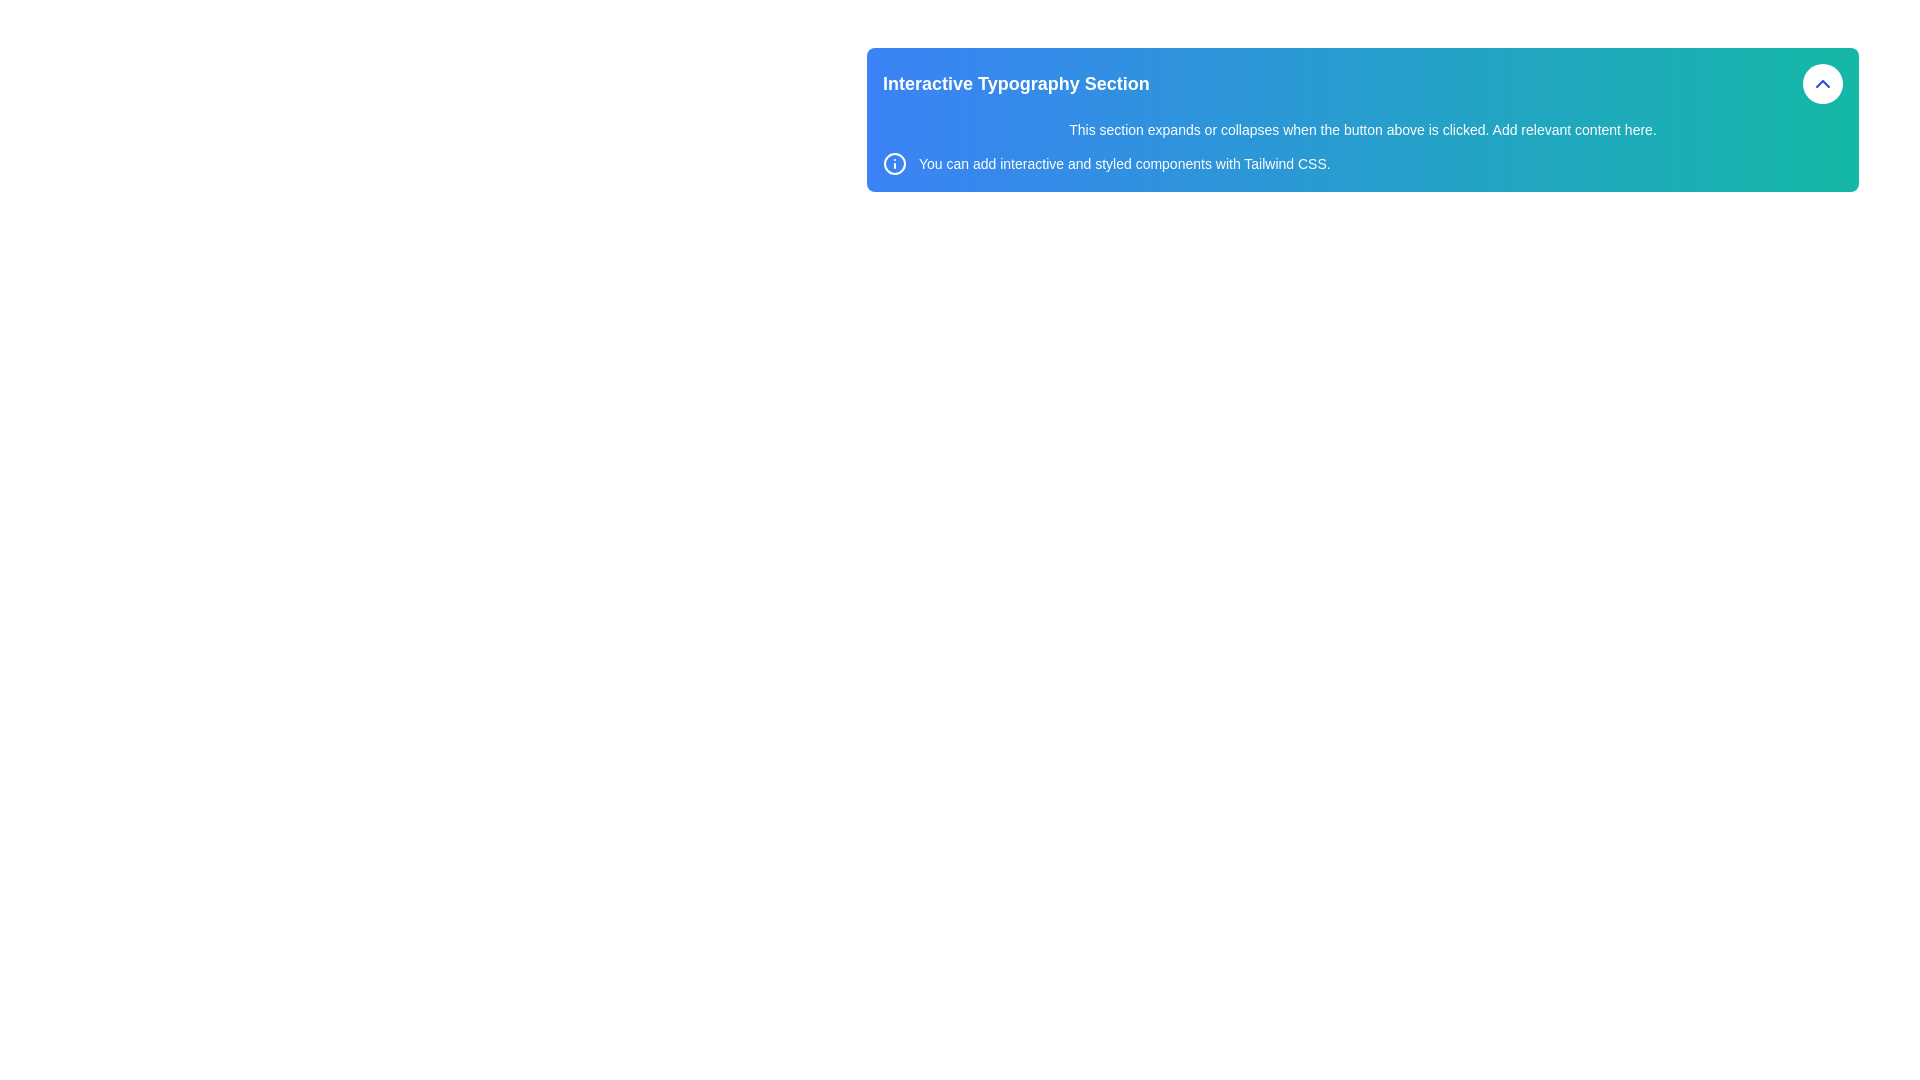 The image size is (1920, 1080). What do you see at coordinates (1823, 83) in the screenshot?
I see `the upward chevron icon button located in the top-right corner of a card with a blue-green gradient background` at bounding box center [1823, 83].